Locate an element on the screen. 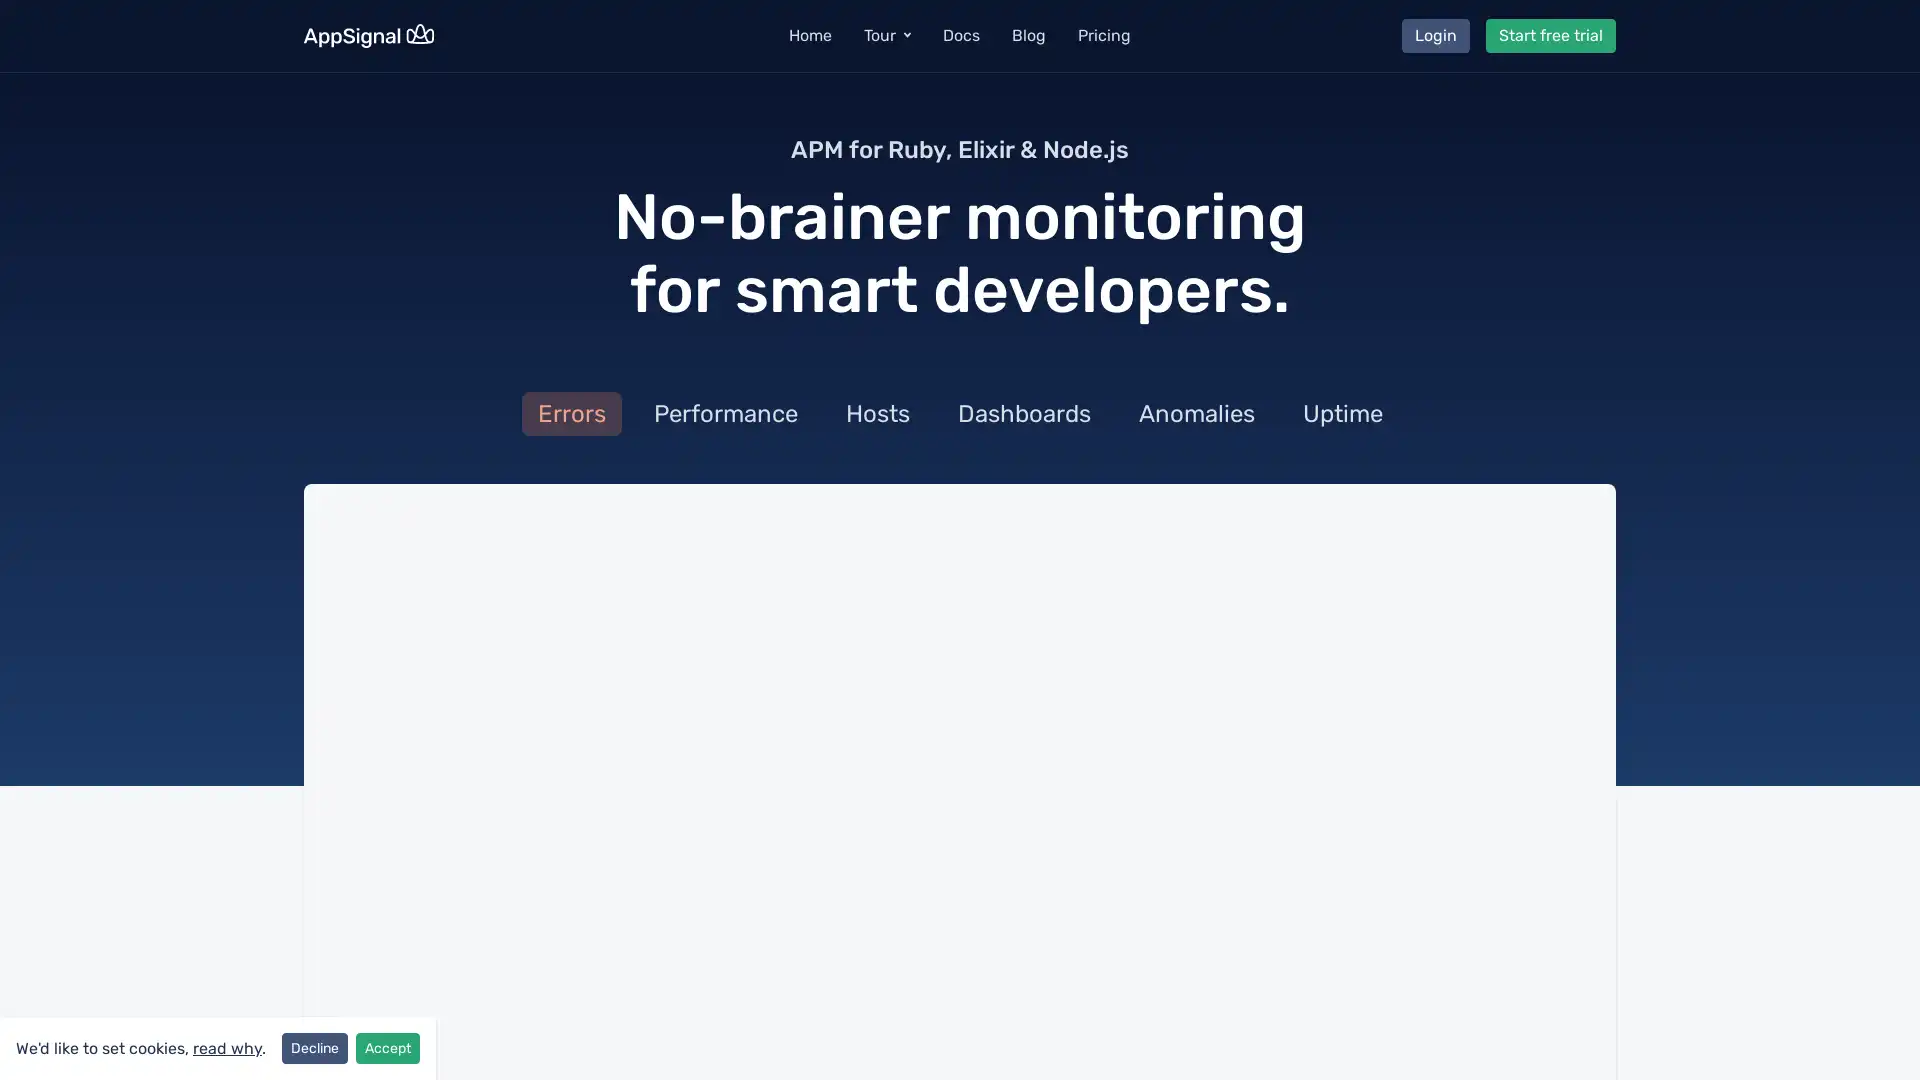 The width and height of the screenshot is (1920, 1080). Errors is located at coordinates (570, 411).